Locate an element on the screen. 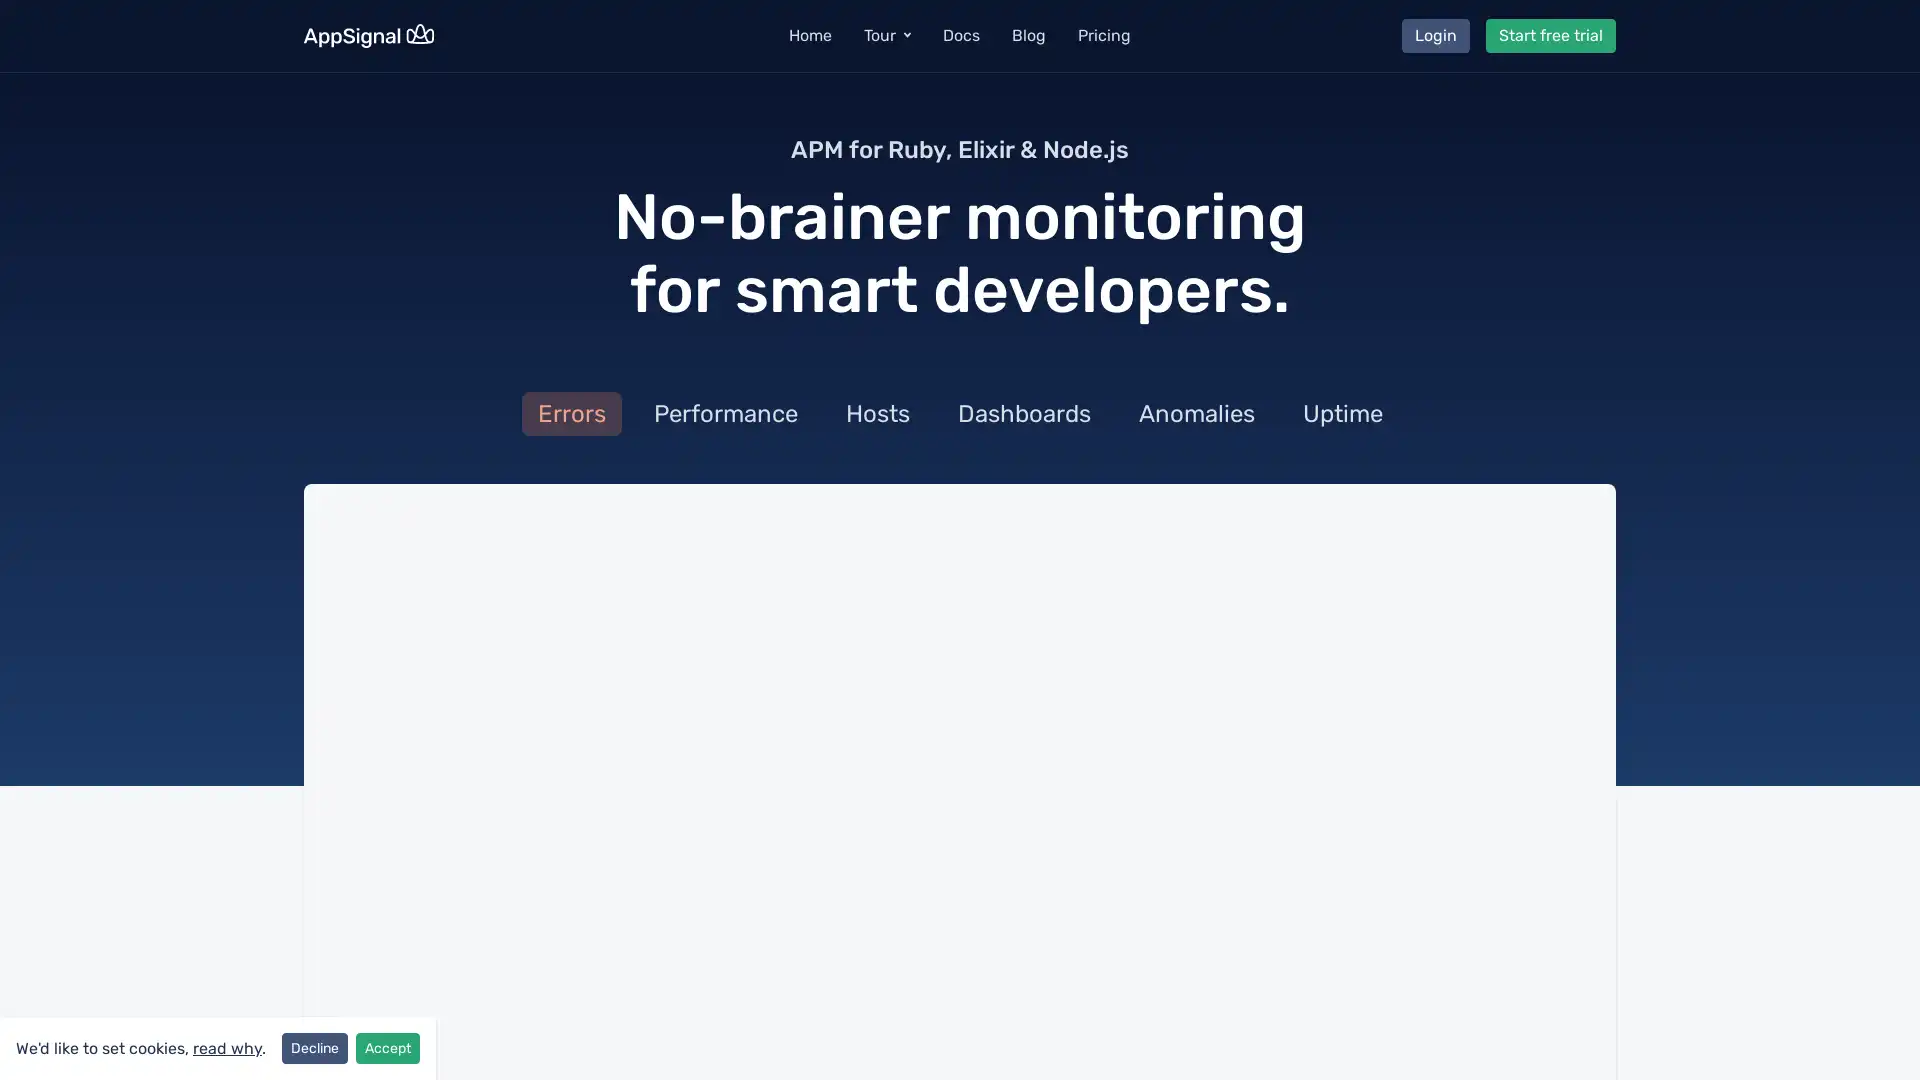 The width and height of the screenshot is (1920, 1080). Errors is located at coordinates (570, 411).